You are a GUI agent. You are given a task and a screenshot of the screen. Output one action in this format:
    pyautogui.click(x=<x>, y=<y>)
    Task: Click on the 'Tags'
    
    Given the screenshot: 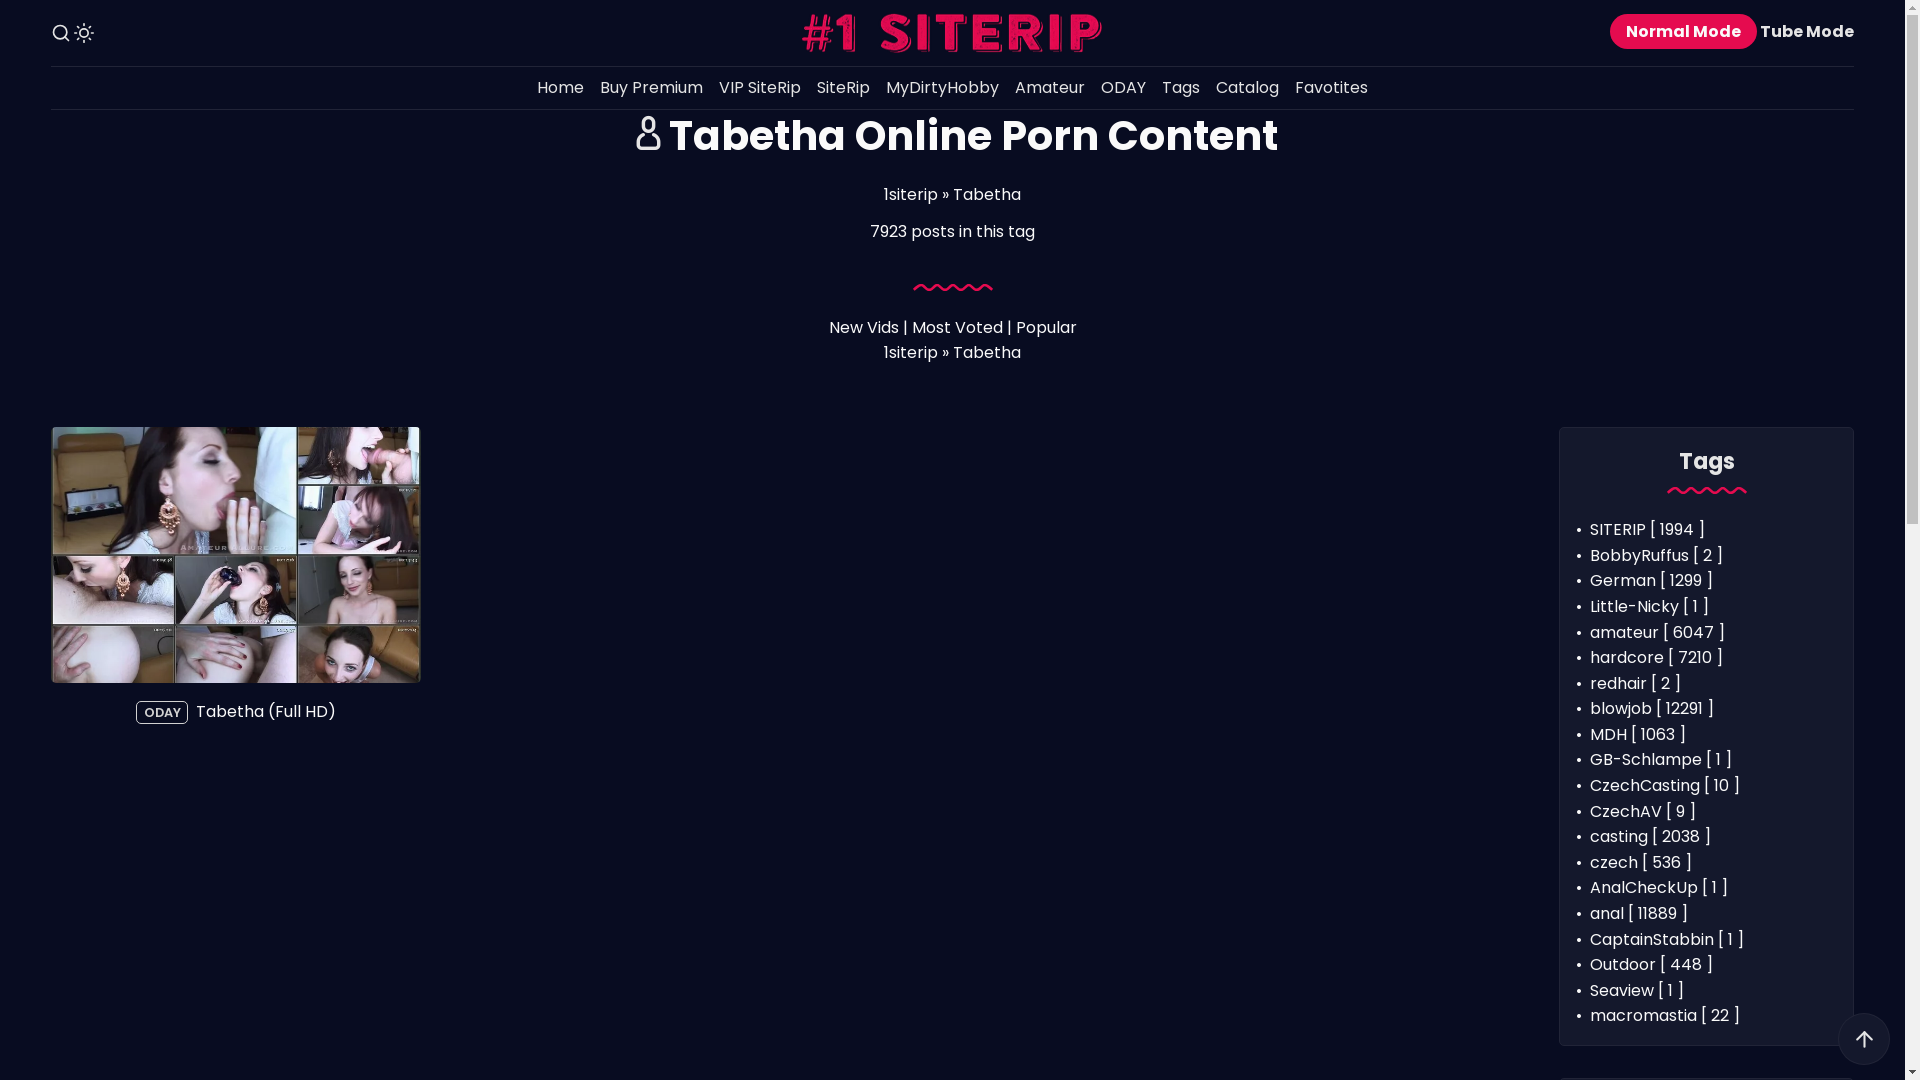 What is the action you would take?
    pyautogui.click(x=1180, y=87)
    